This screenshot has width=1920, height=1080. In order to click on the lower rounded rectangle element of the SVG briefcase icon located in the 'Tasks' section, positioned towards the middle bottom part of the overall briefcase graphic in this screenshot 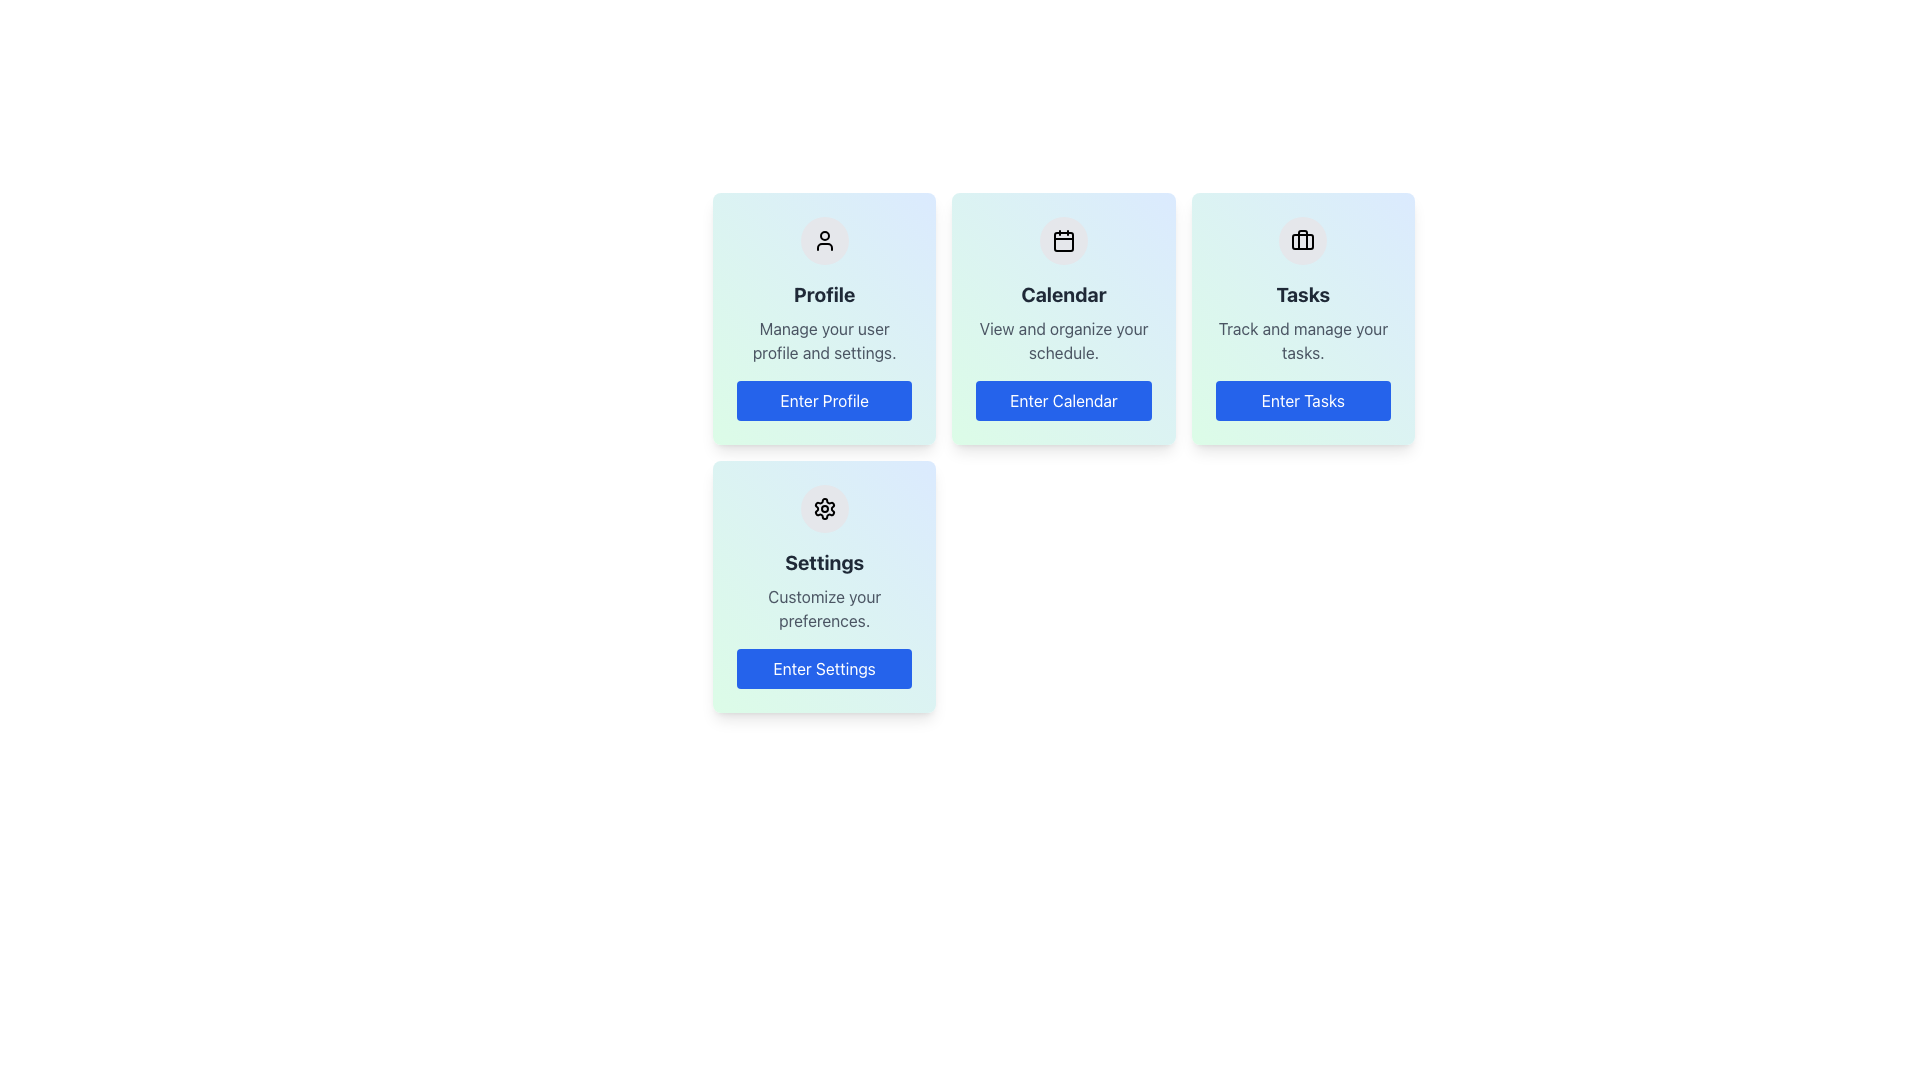, I will do `click(1303, 241)`.